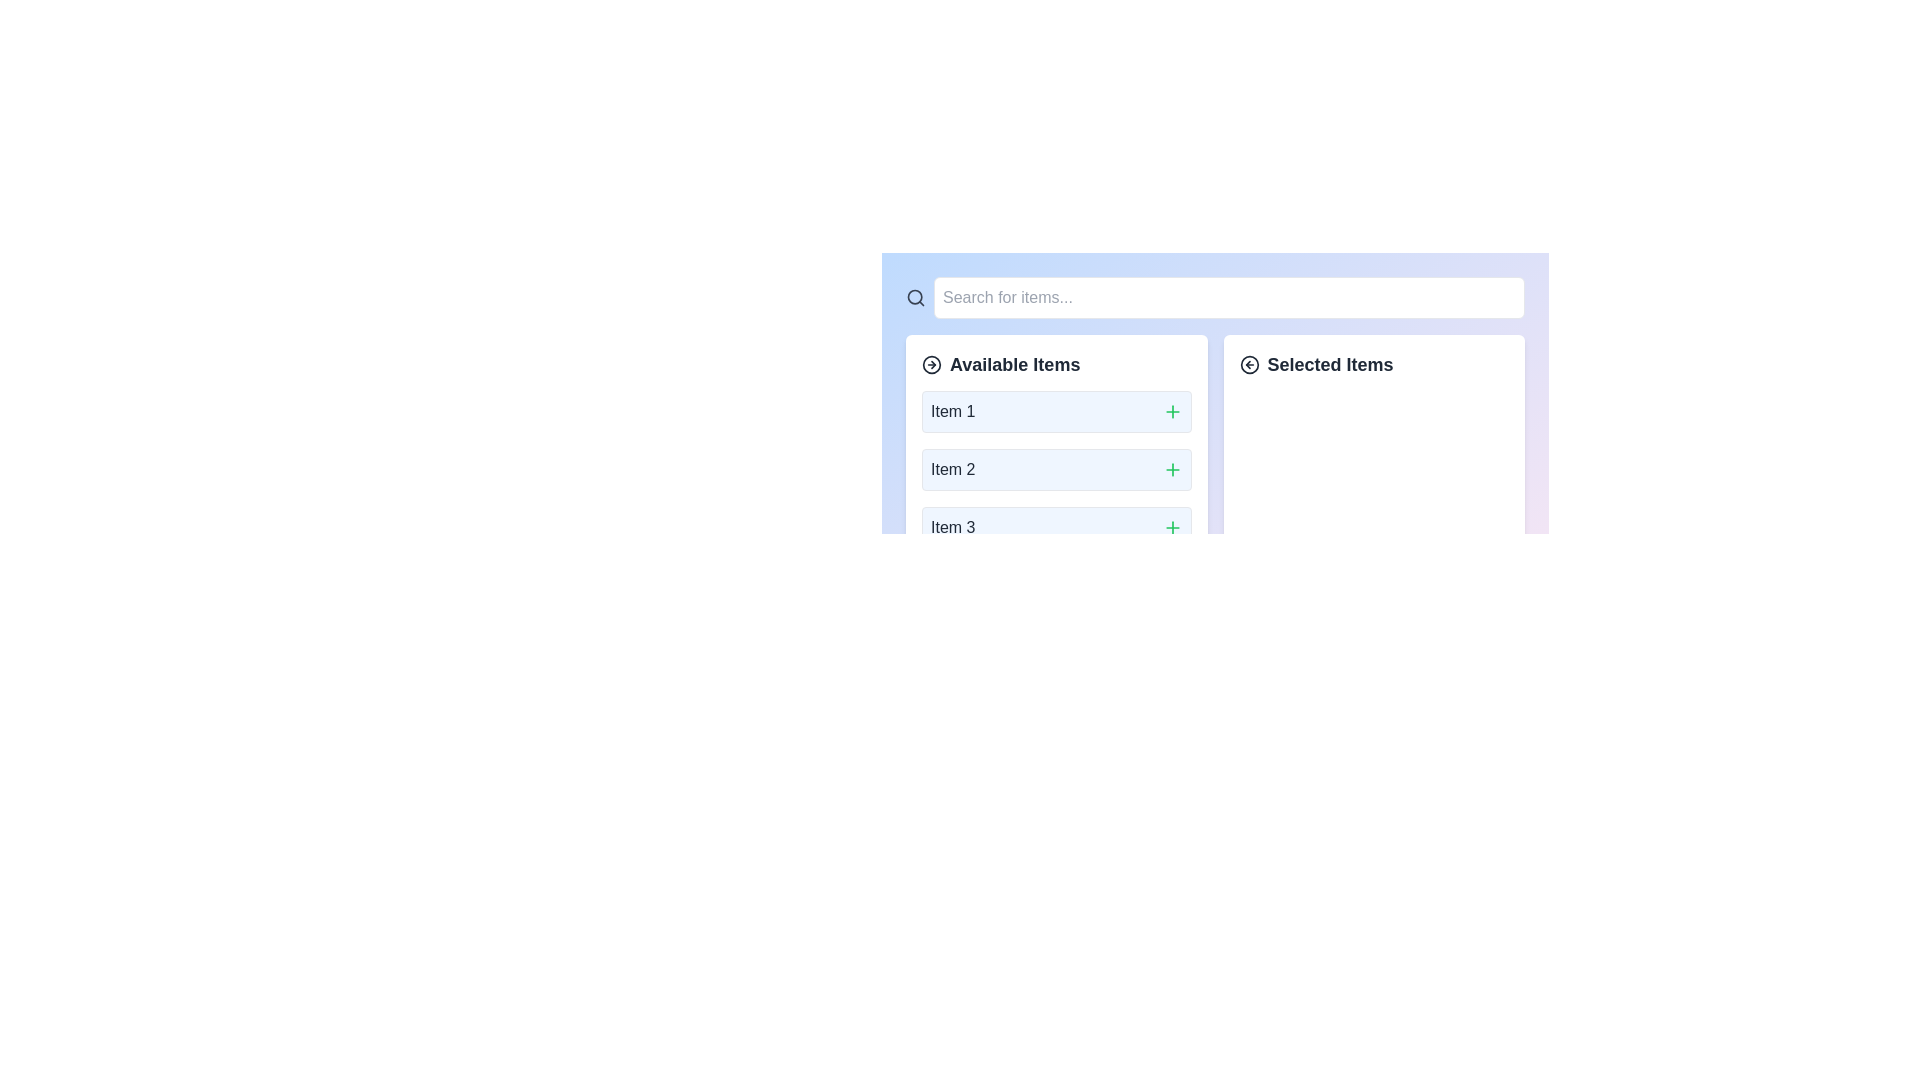 The height and width of the screenshot is (1080, 1920). What do you see at coordinates (1248, 365) in the screenshot?
I see `the left-pointing arrow icon enclosed within a circular stroke, located to the left of the 'Selected Items' title` at bounding box center [1248, 365].